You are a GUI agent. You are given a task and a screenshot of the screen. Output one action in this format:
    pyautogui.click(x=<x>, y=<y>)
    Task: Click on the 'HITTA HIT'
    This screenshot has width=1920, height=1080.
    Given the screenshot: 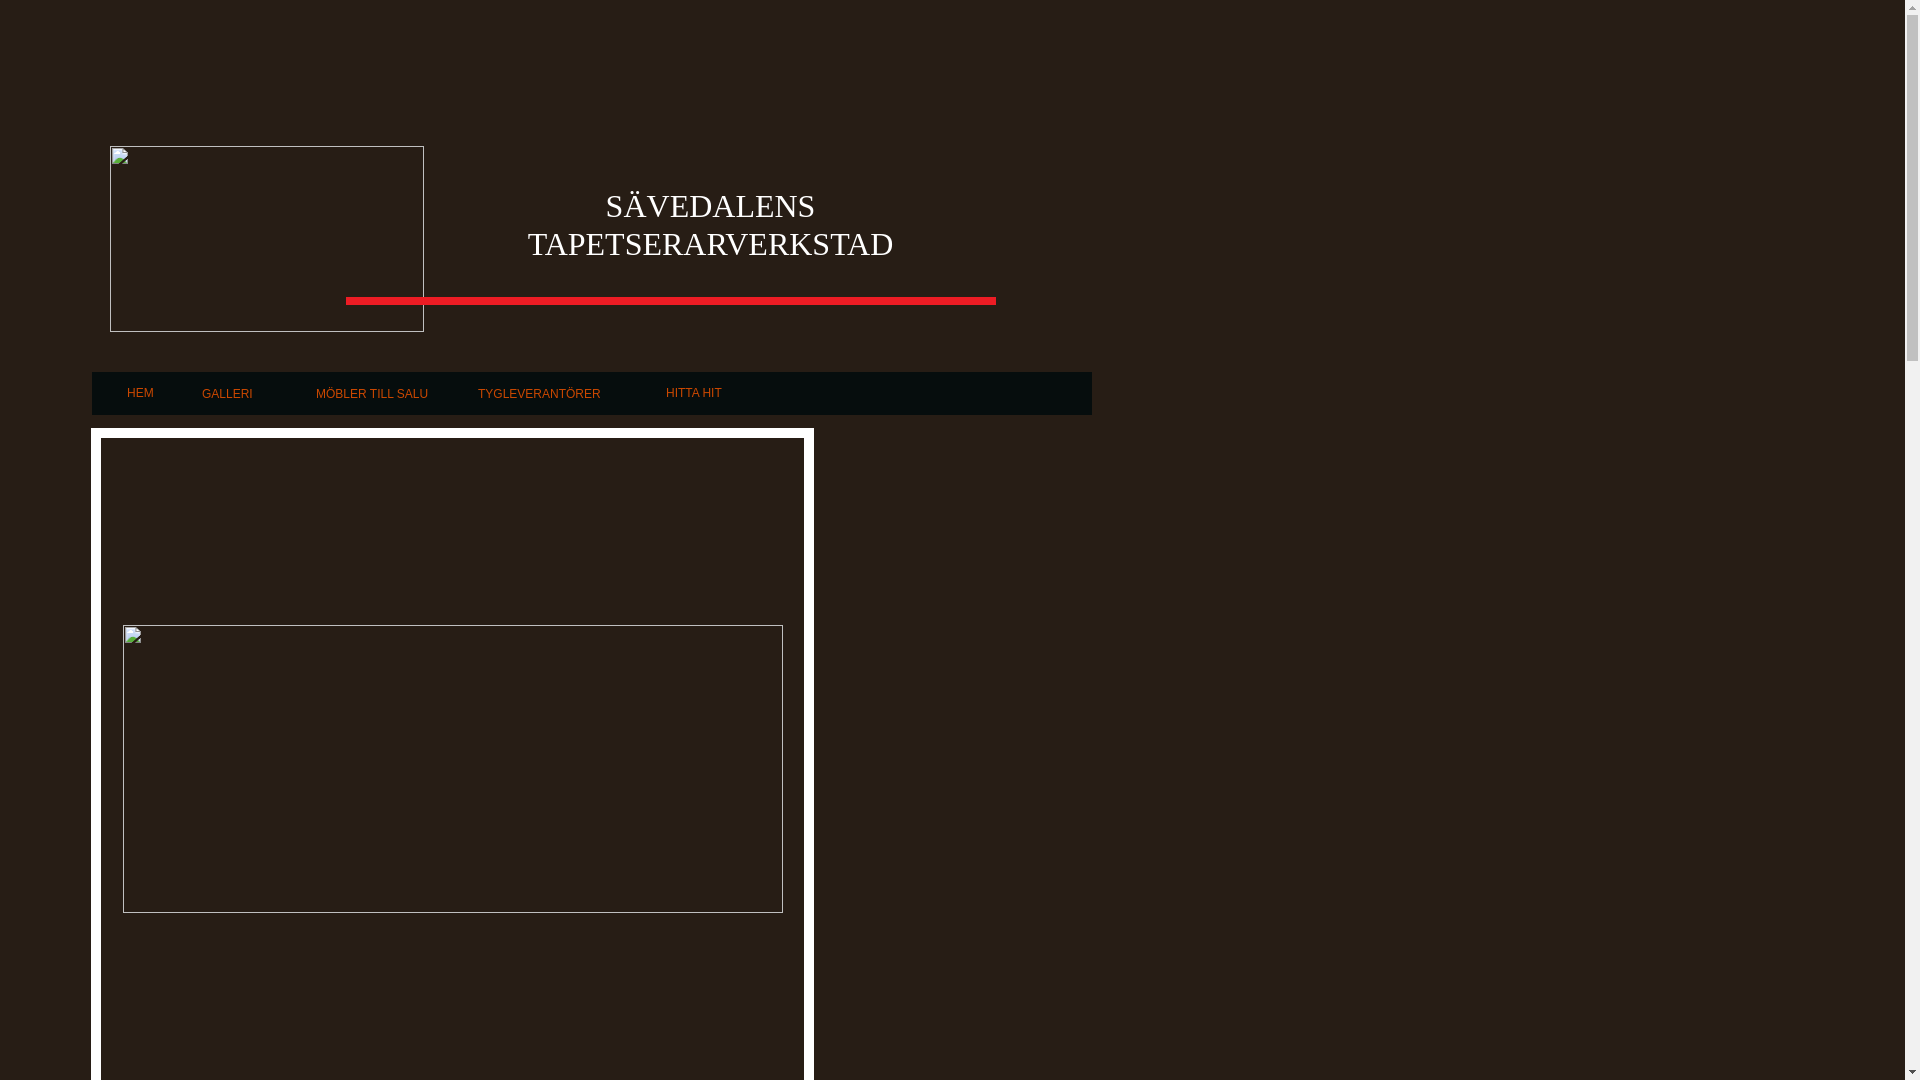 What is the action you would take?
    pyautogui.click(x=694, y=393)
    